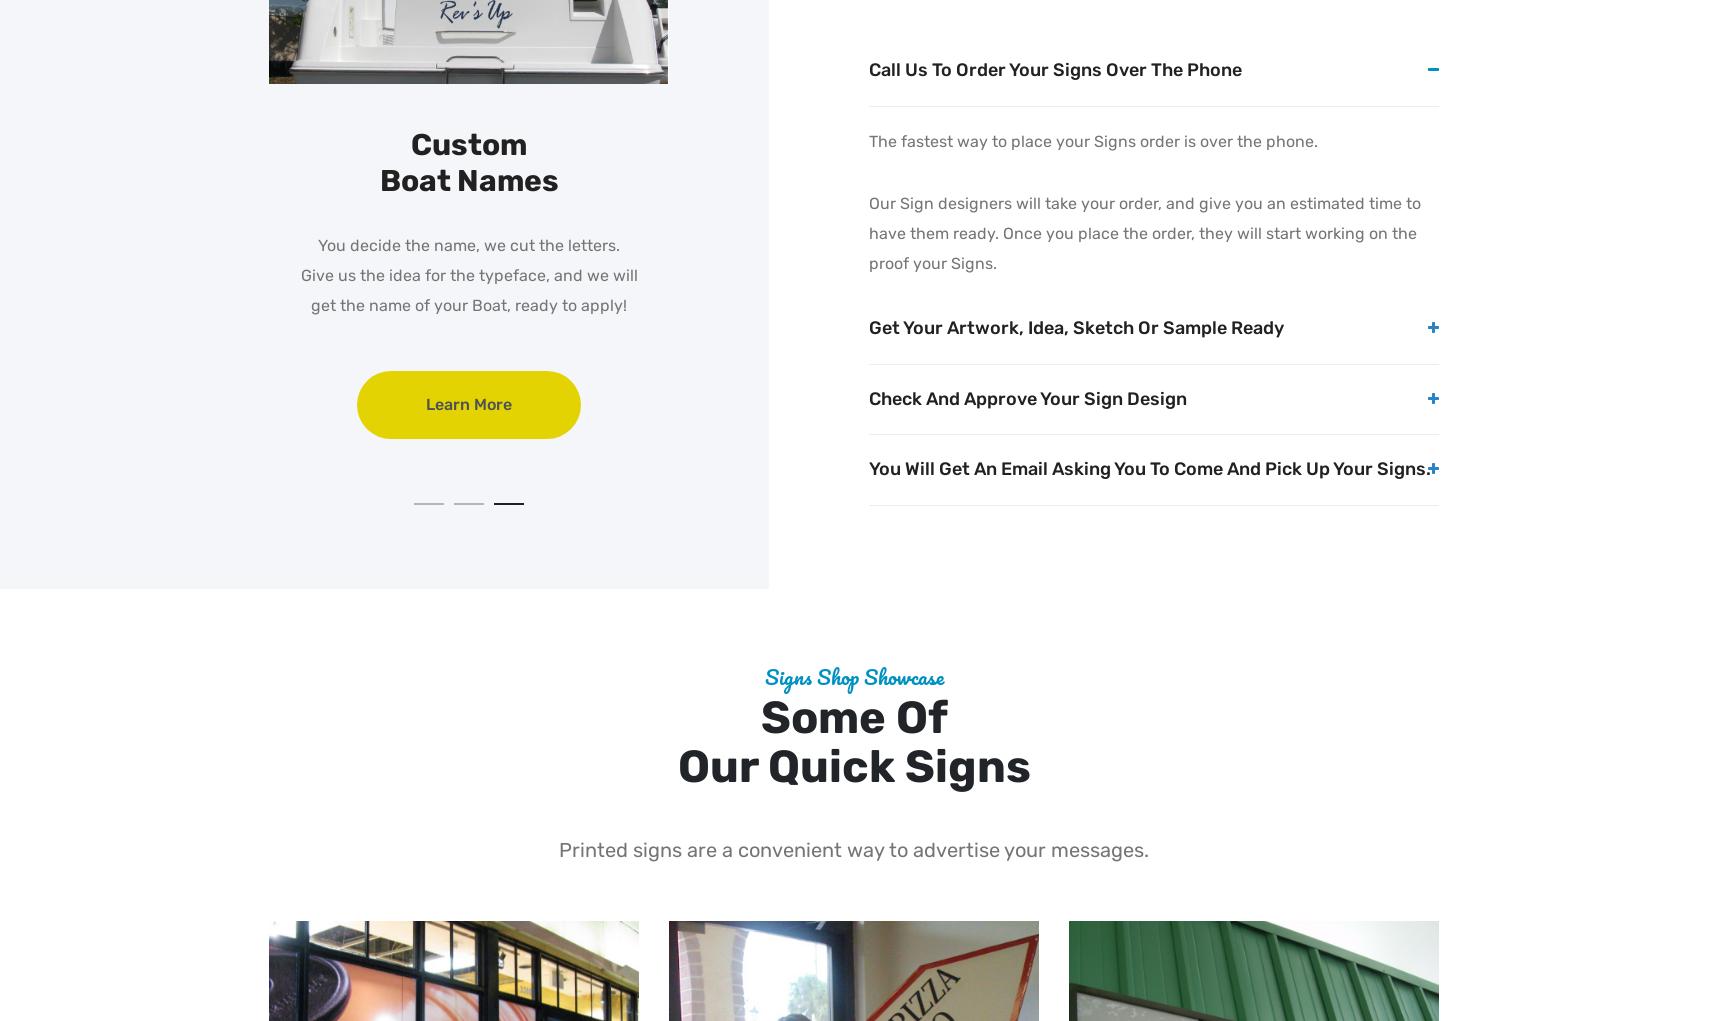 The image size is (1723, 1021). Describe the element at coordinates (853, 766) in the screenshot. I see `'our Quick Signs'` at that location.